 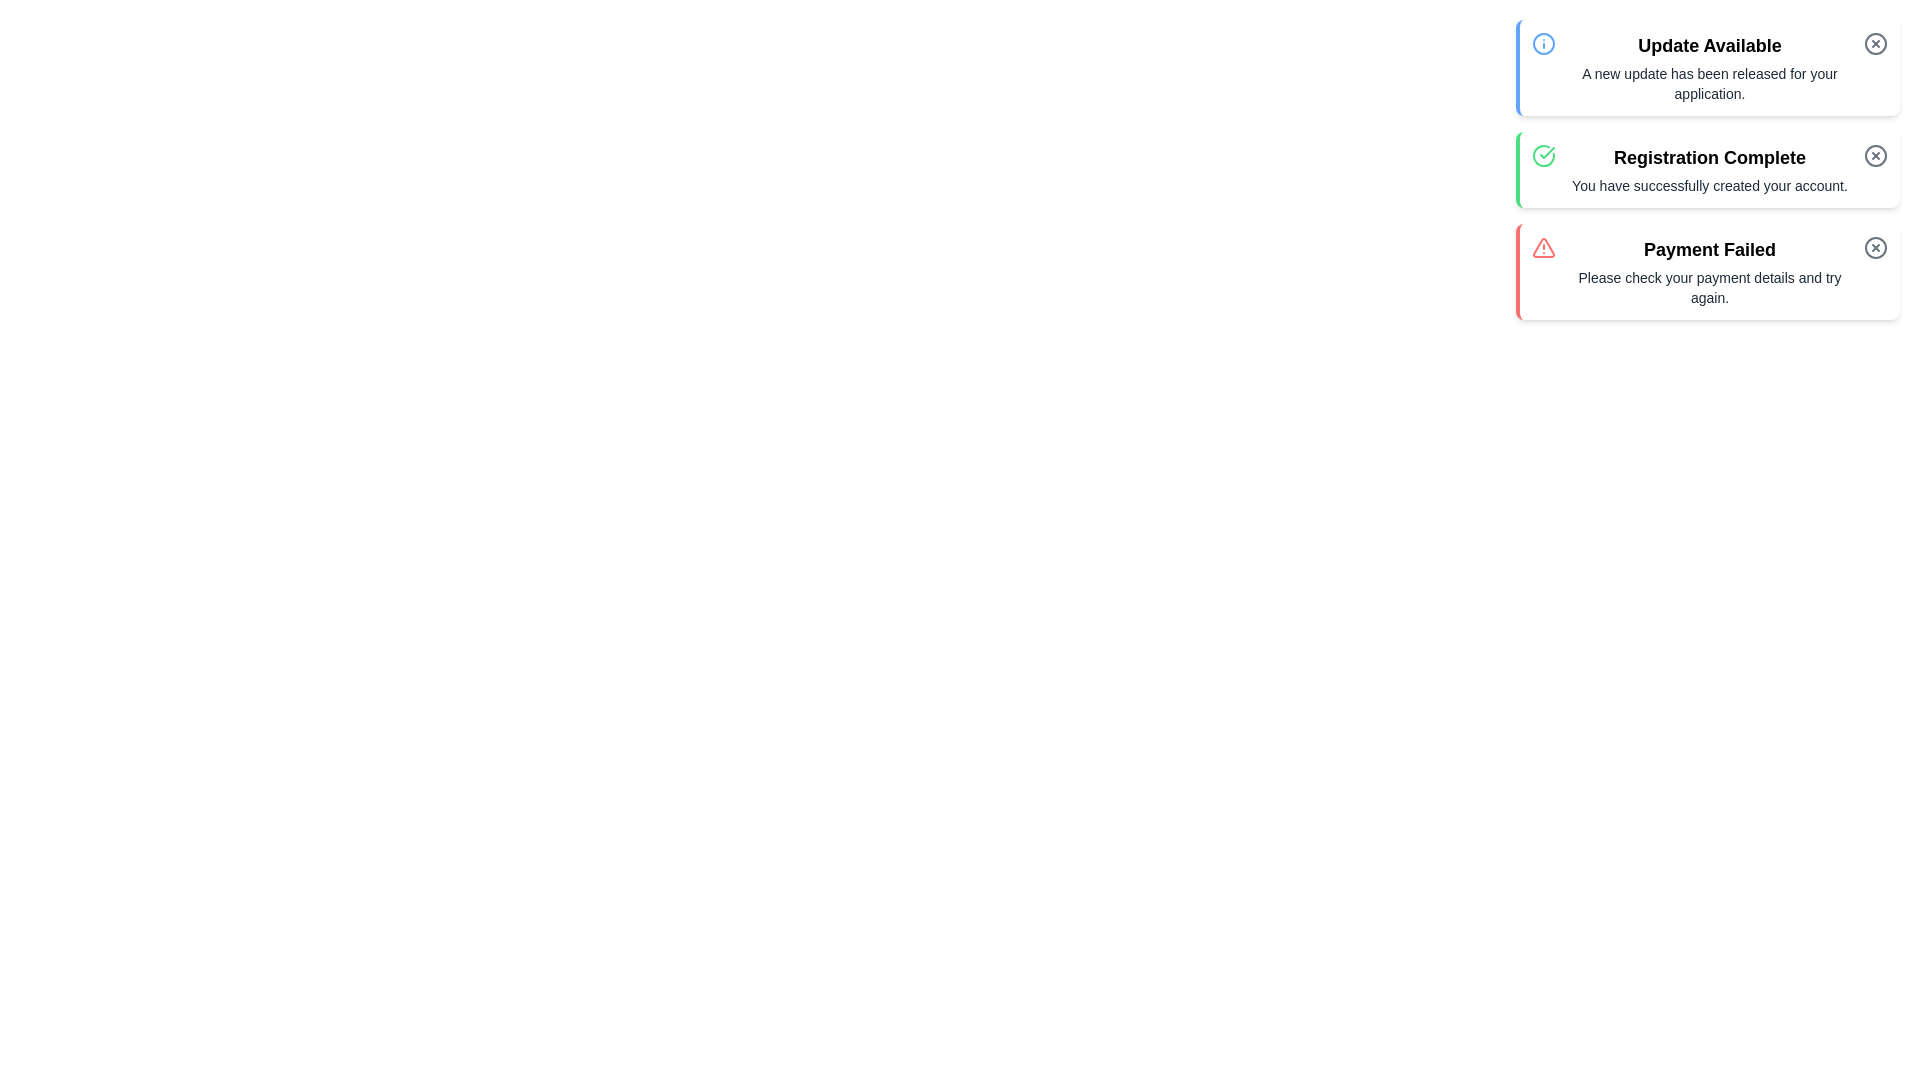 What do you see at coordinates (1707, 272) in the screenshot?
I see `the Notification card that informs the user about a failed payment process, located at the bottom of the notification stack, to read the message` at bounding box center [1707, 272].